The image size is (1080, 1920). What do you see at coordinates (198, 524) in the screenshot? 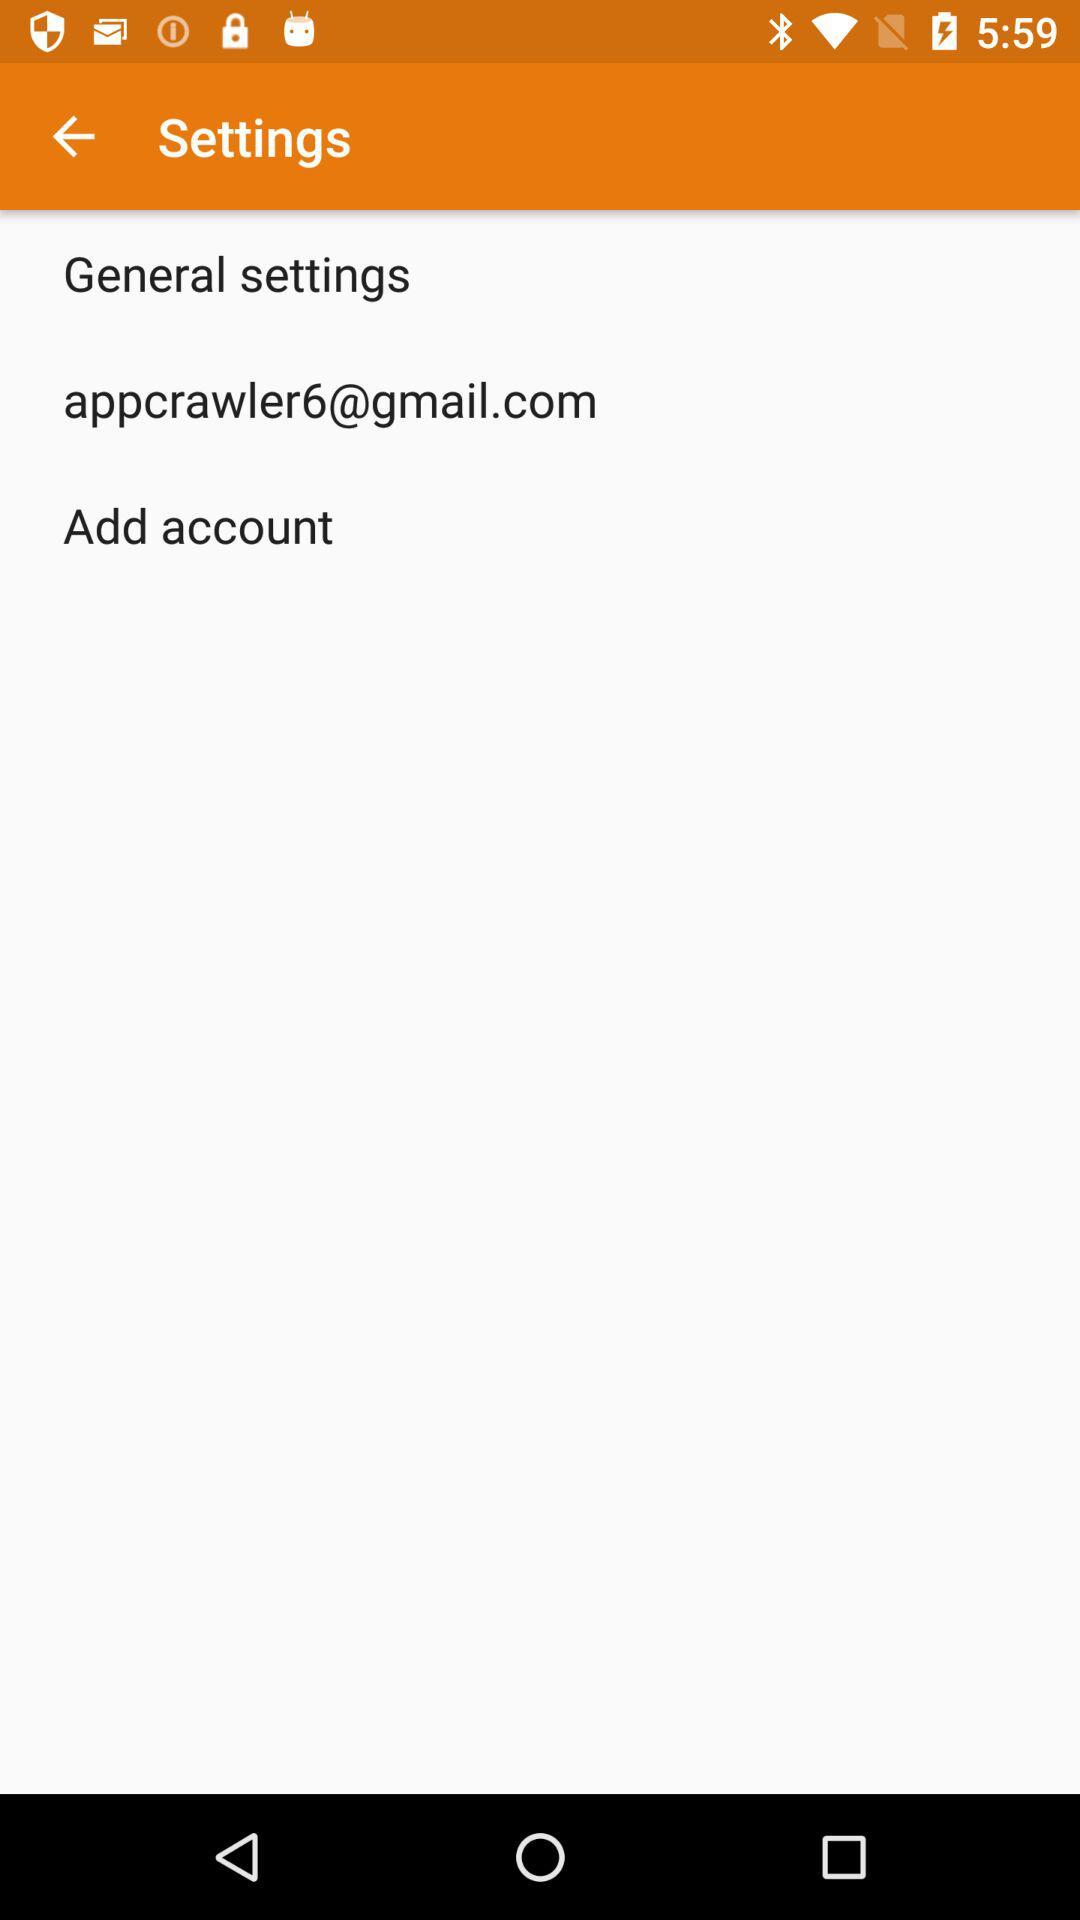
I see `icon below the appcrawler6@gmail.com app` at bounding box center [198, 524].